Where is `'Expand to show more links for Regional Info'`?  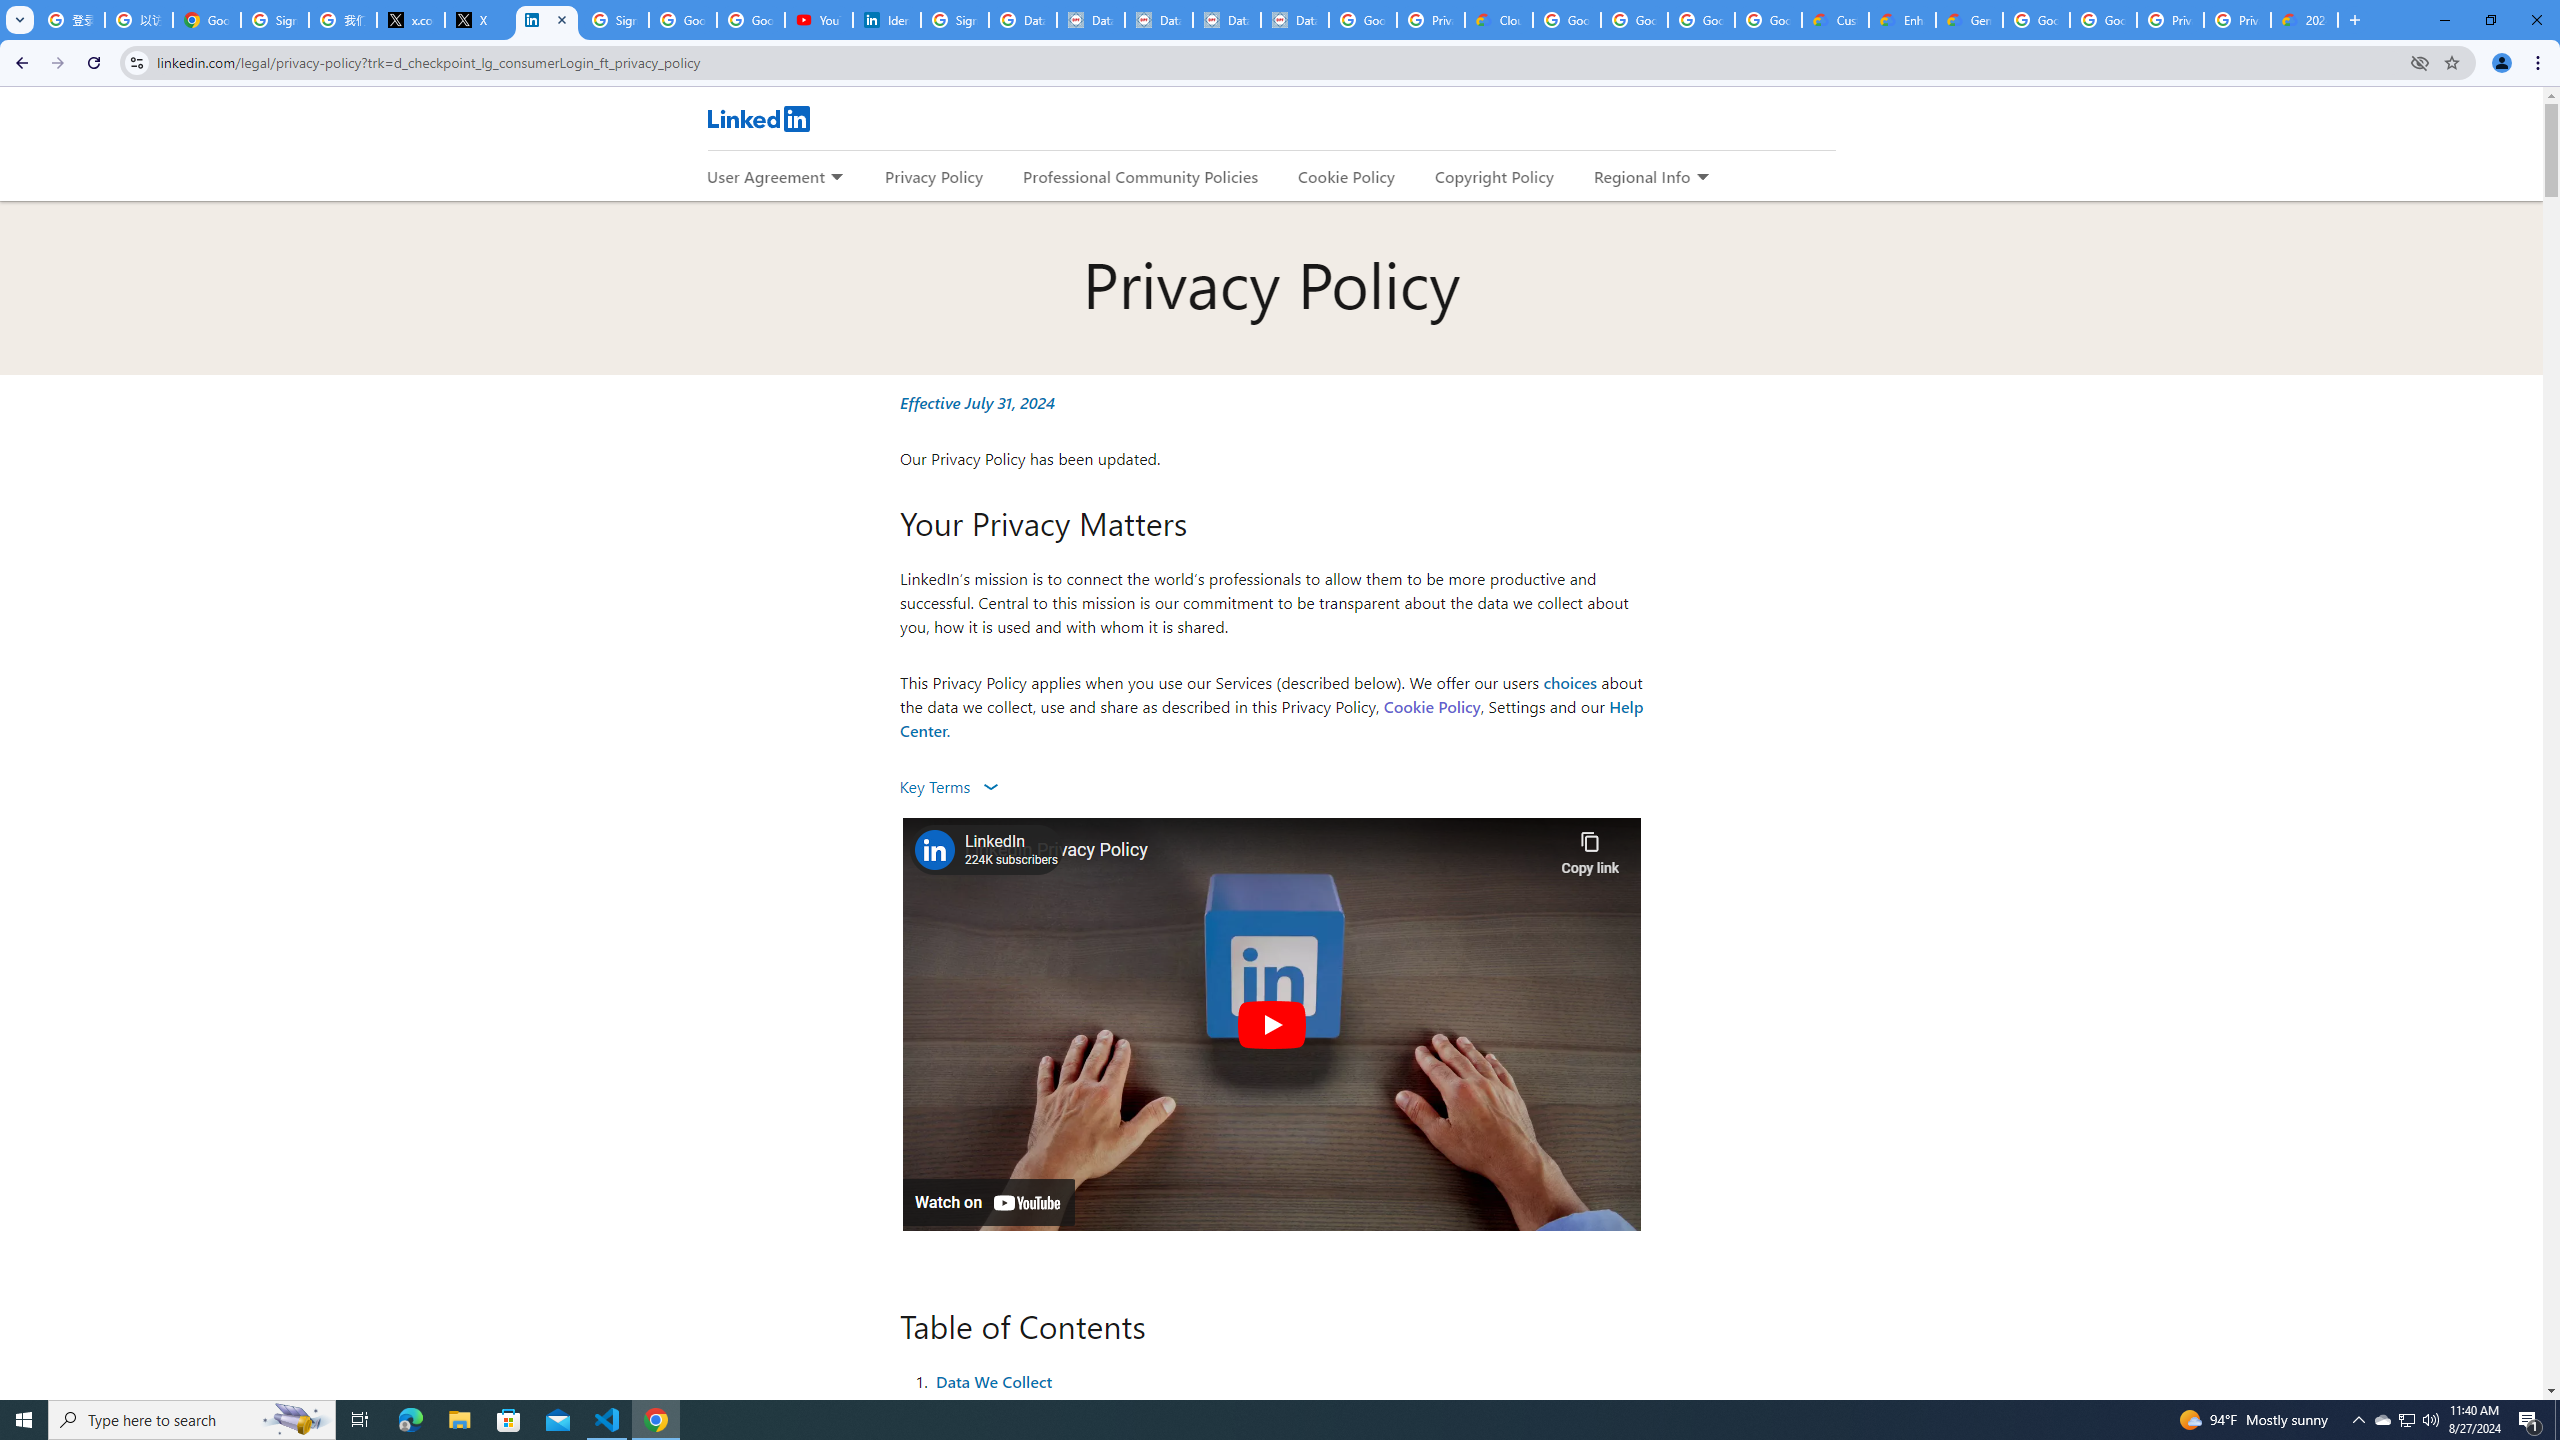
'Expand to show more links for Regional Info' is located at coordinates (1701, 177).